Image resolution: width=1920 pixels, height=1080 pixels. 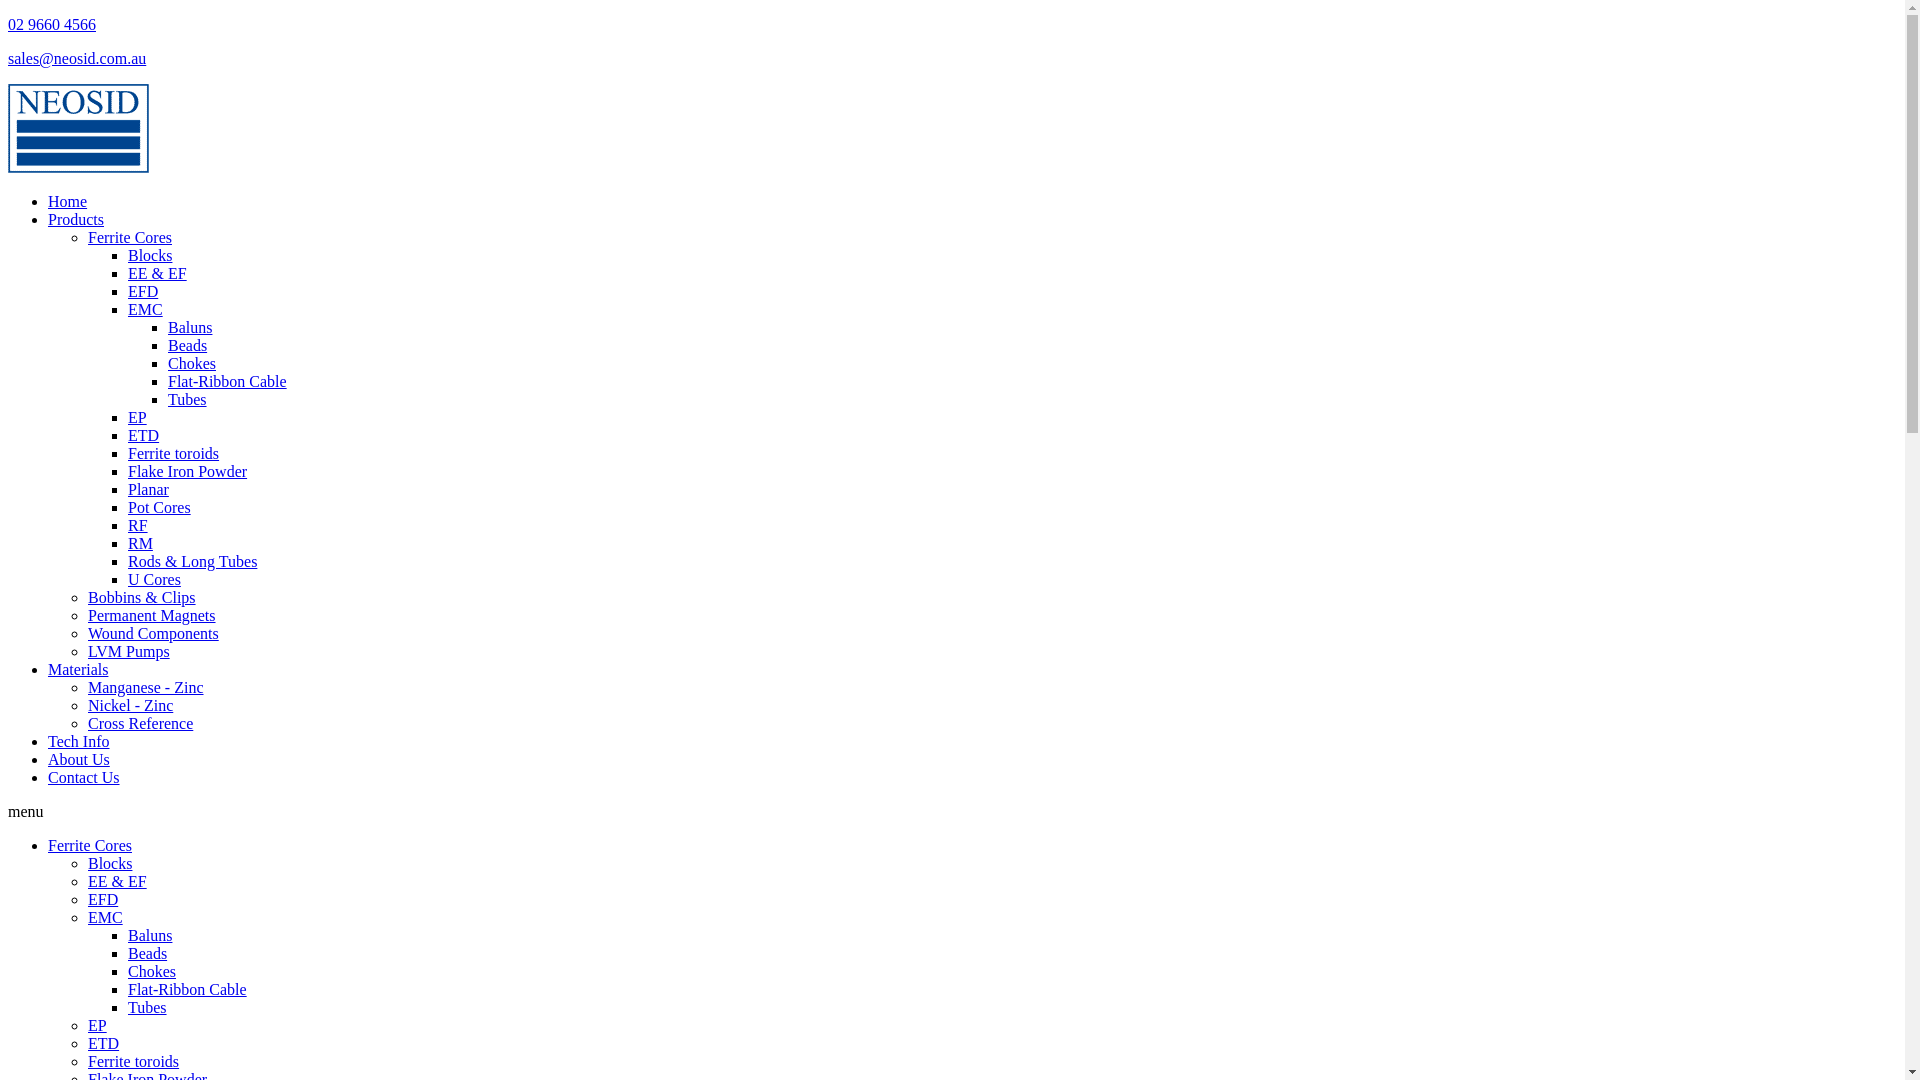 I want to click on 'EMC', so click(x=104, y=917).